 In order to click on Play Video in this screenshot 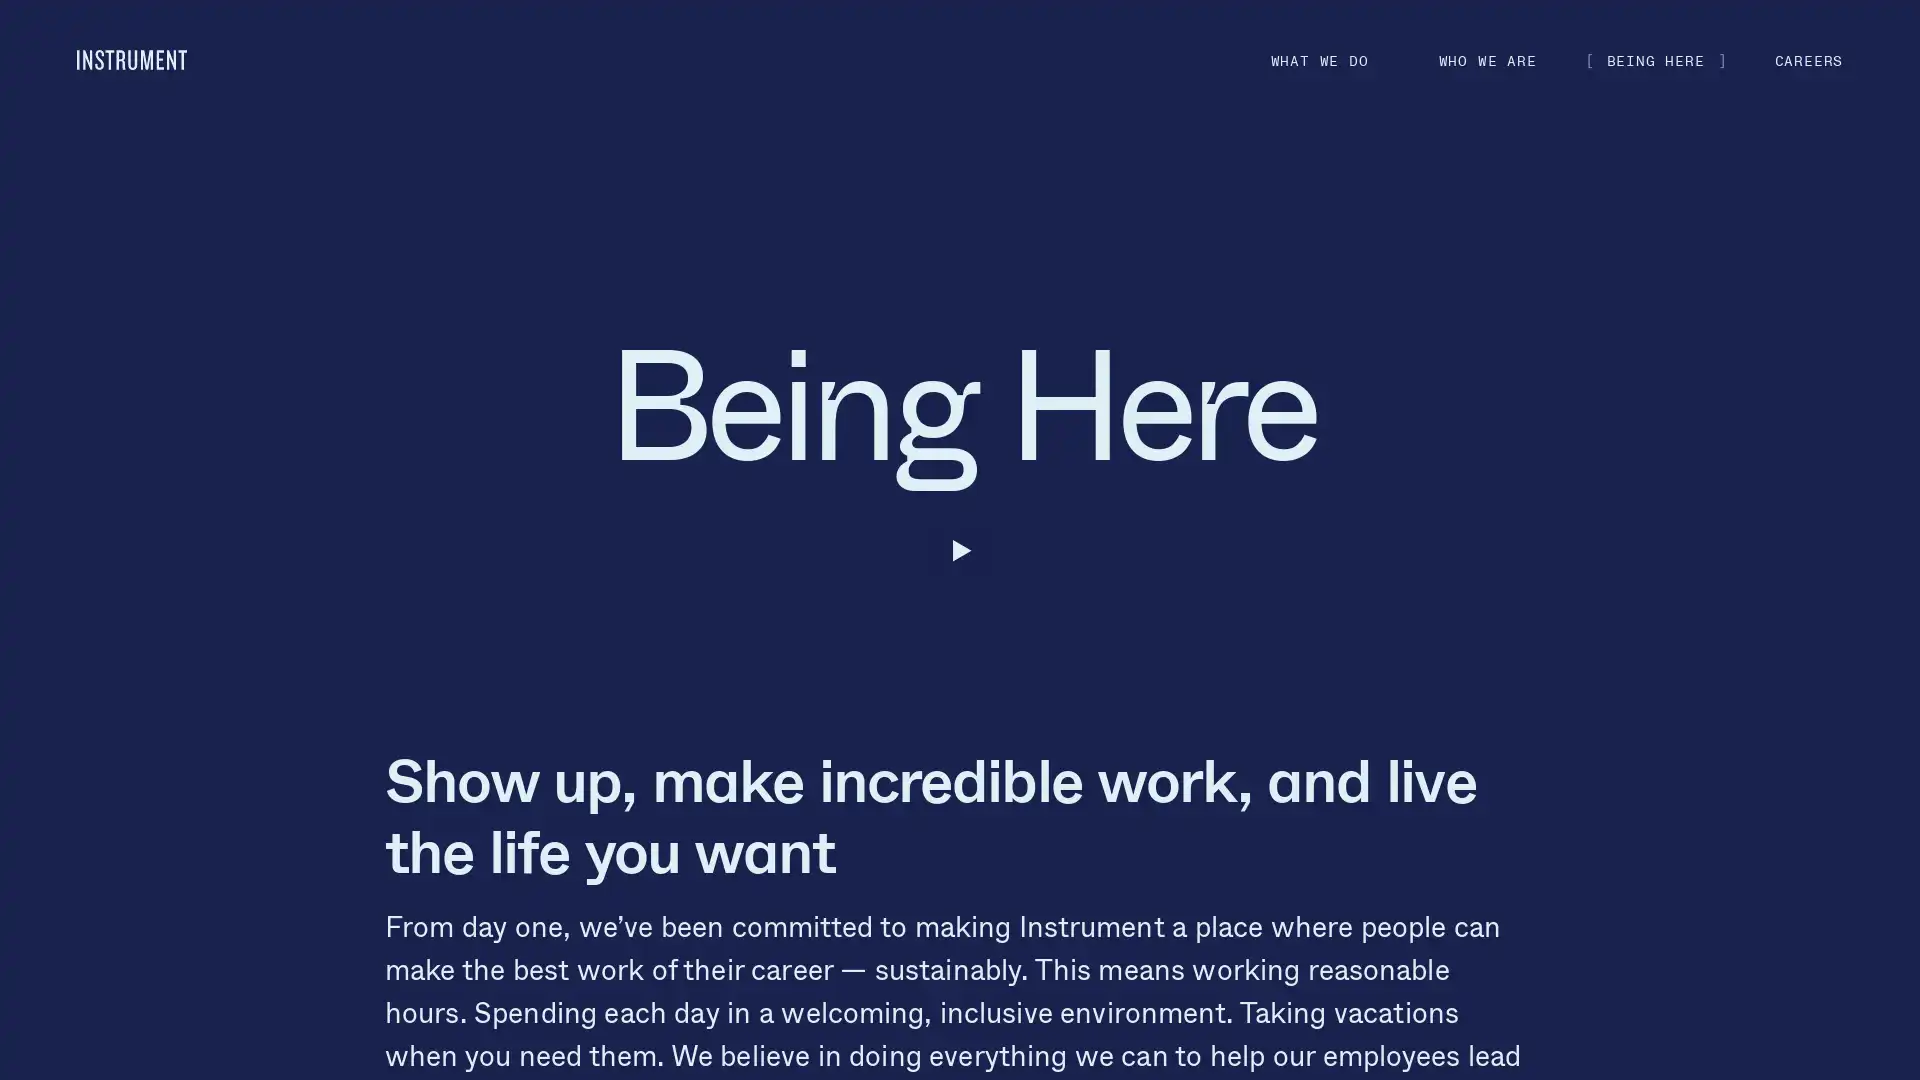, I will do `click(958, 1045)`.